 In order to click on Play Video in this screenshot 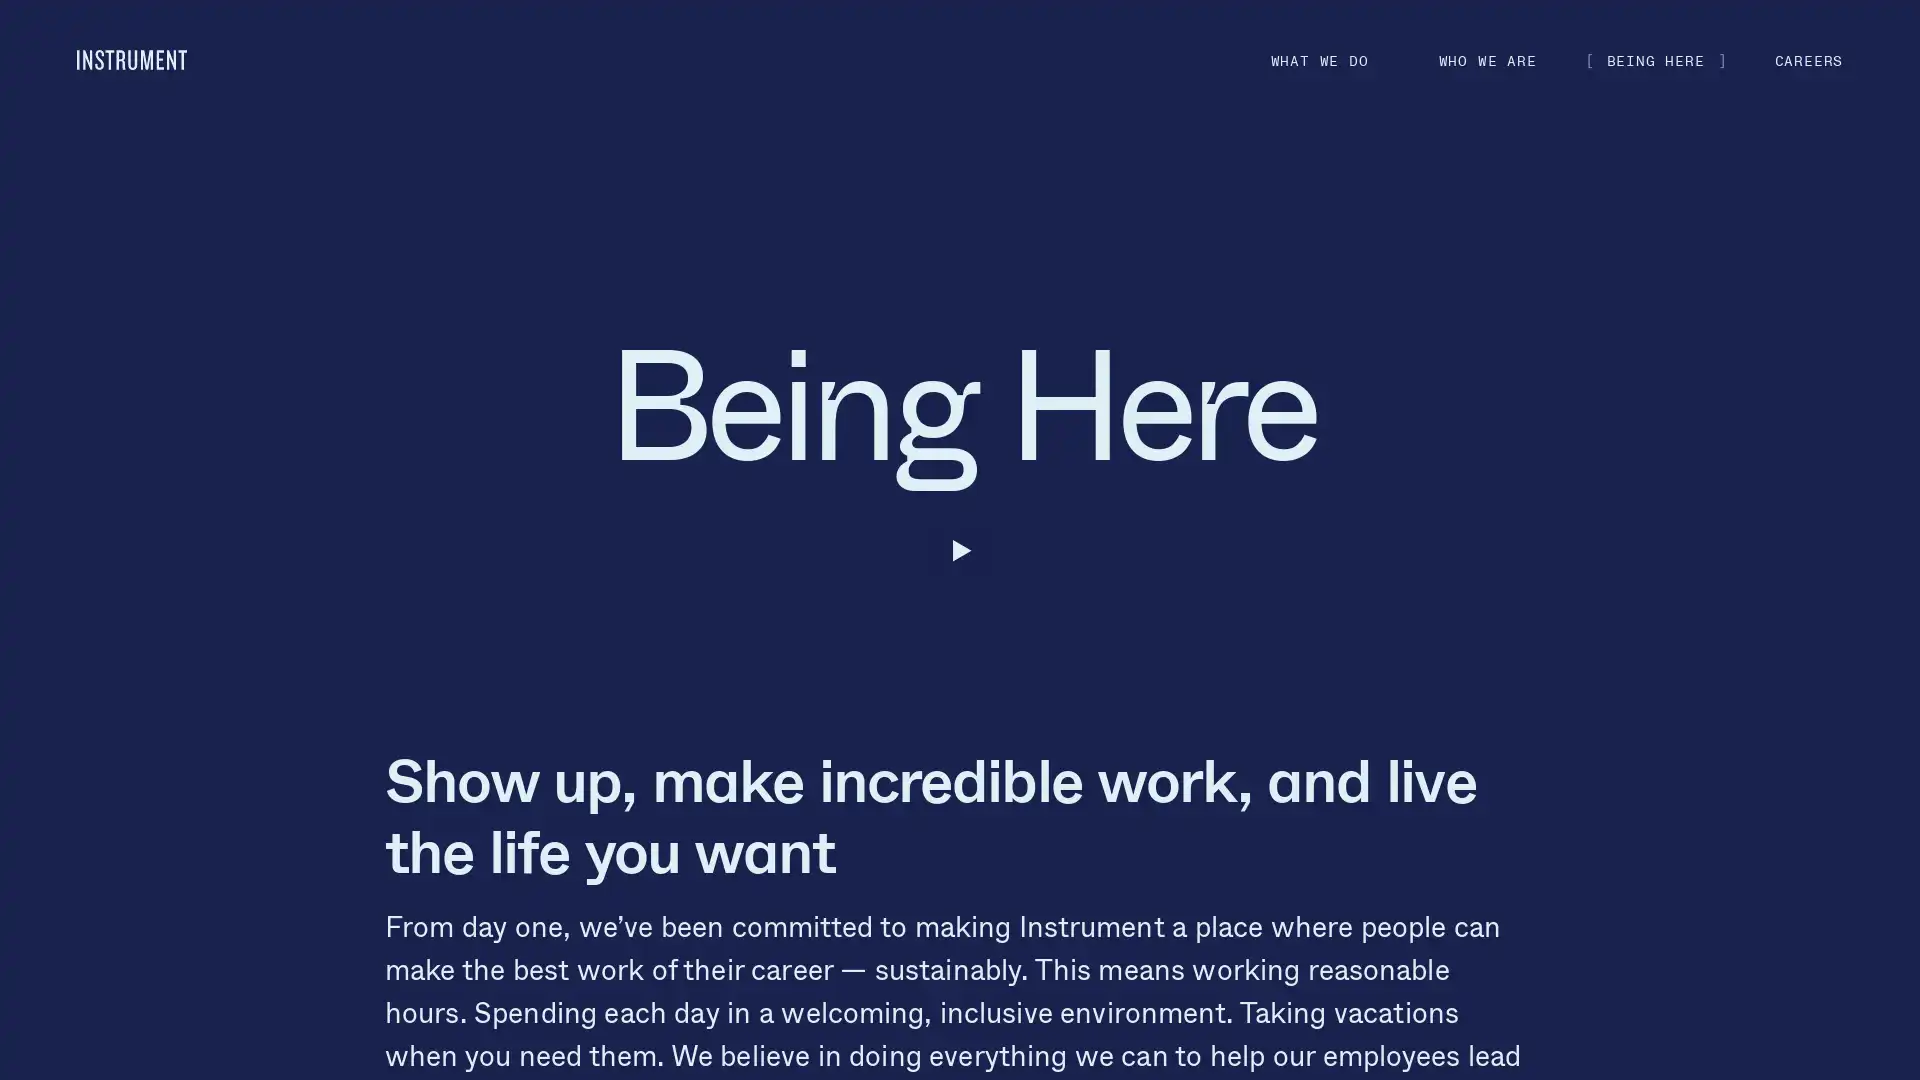, I will do `click(958, 1045)`.